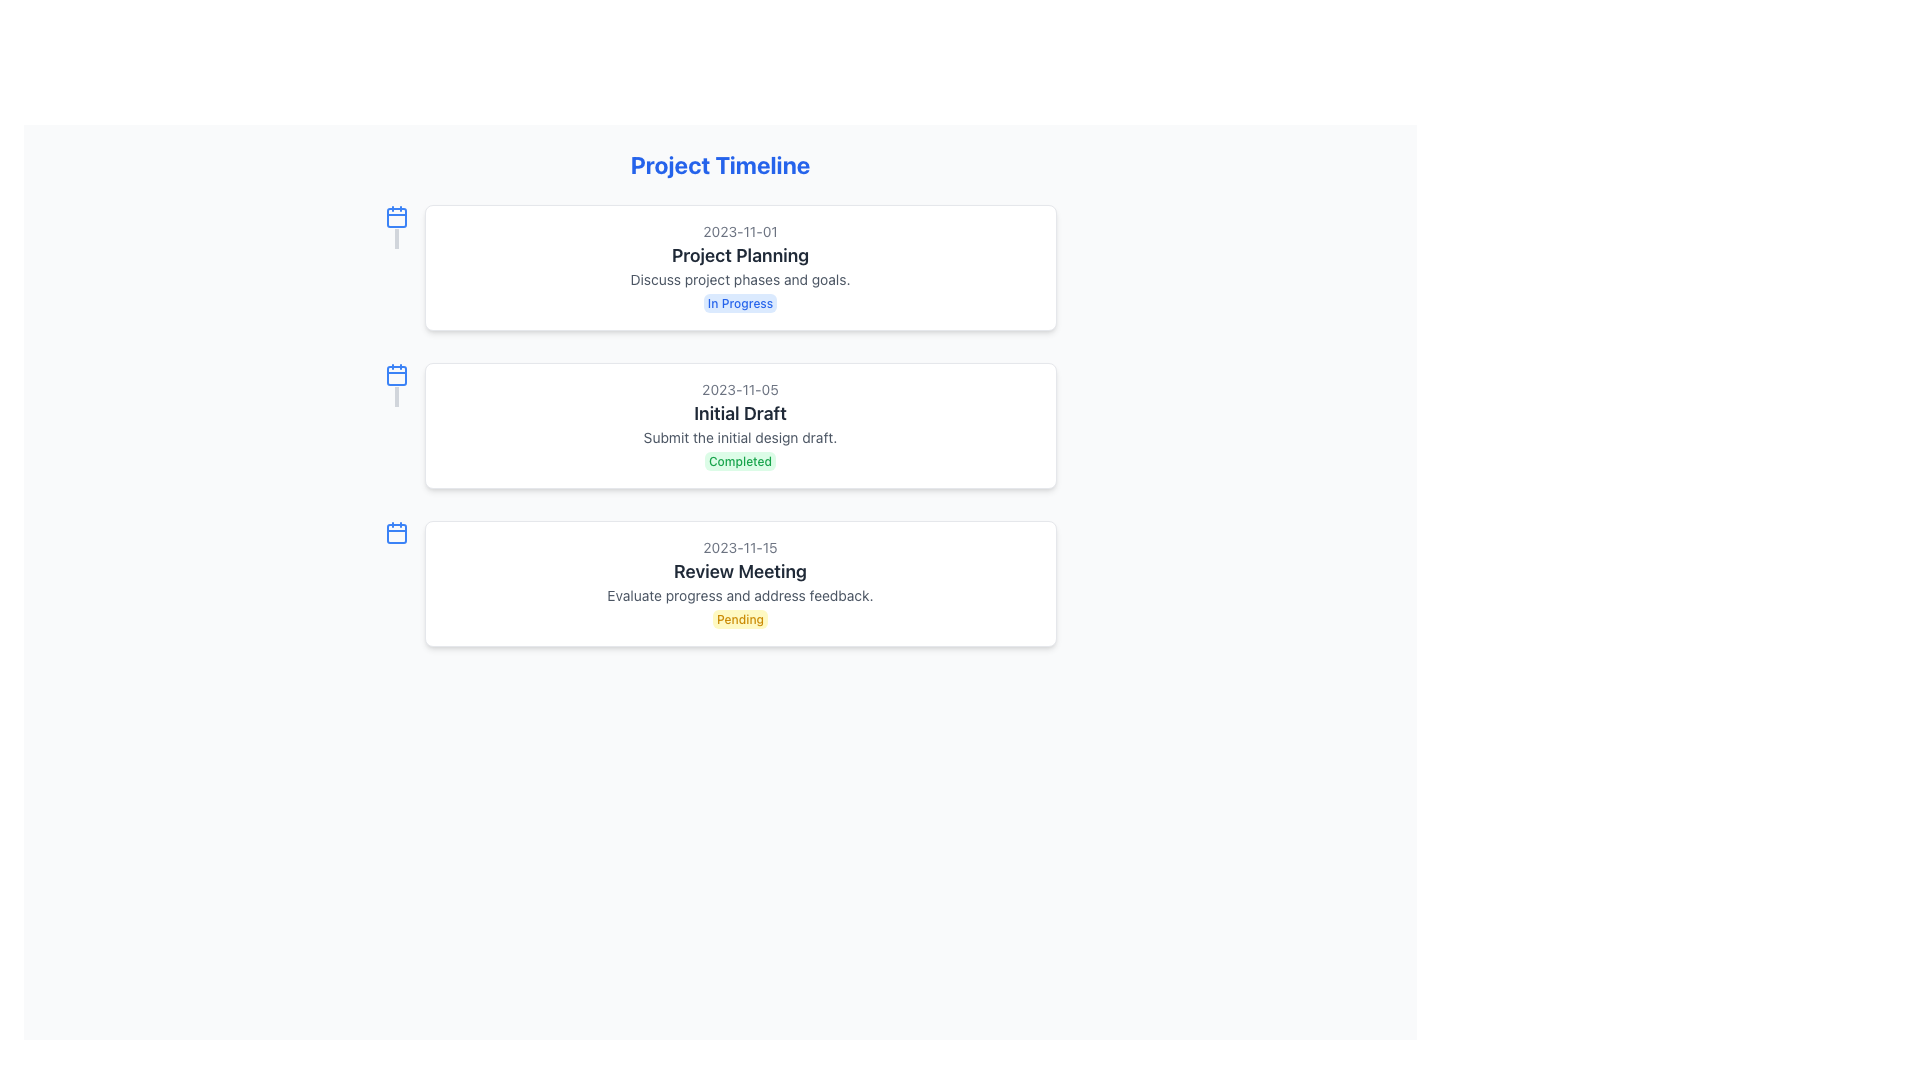  Describe the element at coordinates (396, 216) in the screenshot. I see `the blue calendar icon with tick marks, positioned to the left of 'Project Planning' in the timeline layout` at that location.